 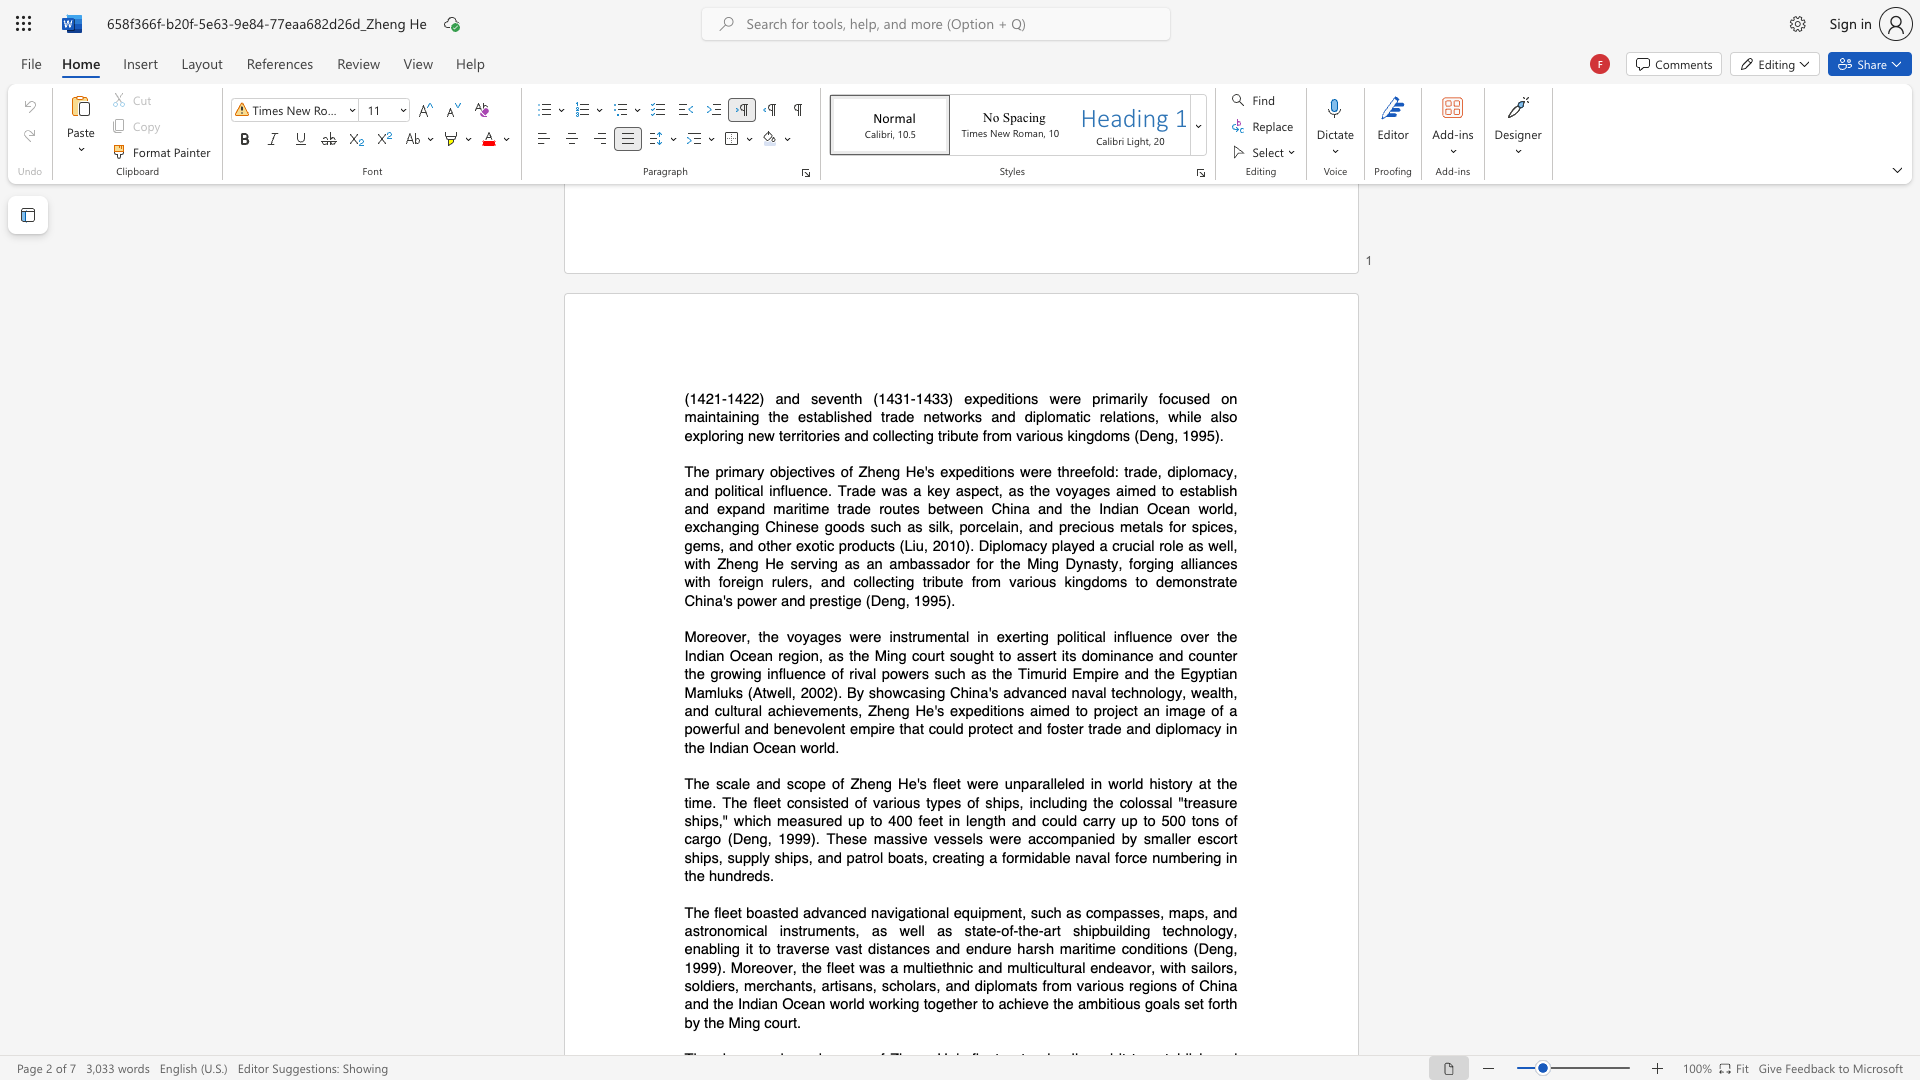 I want to click on the space between the continuous character "o" and "n" in the text, so click(x=810, y=655).